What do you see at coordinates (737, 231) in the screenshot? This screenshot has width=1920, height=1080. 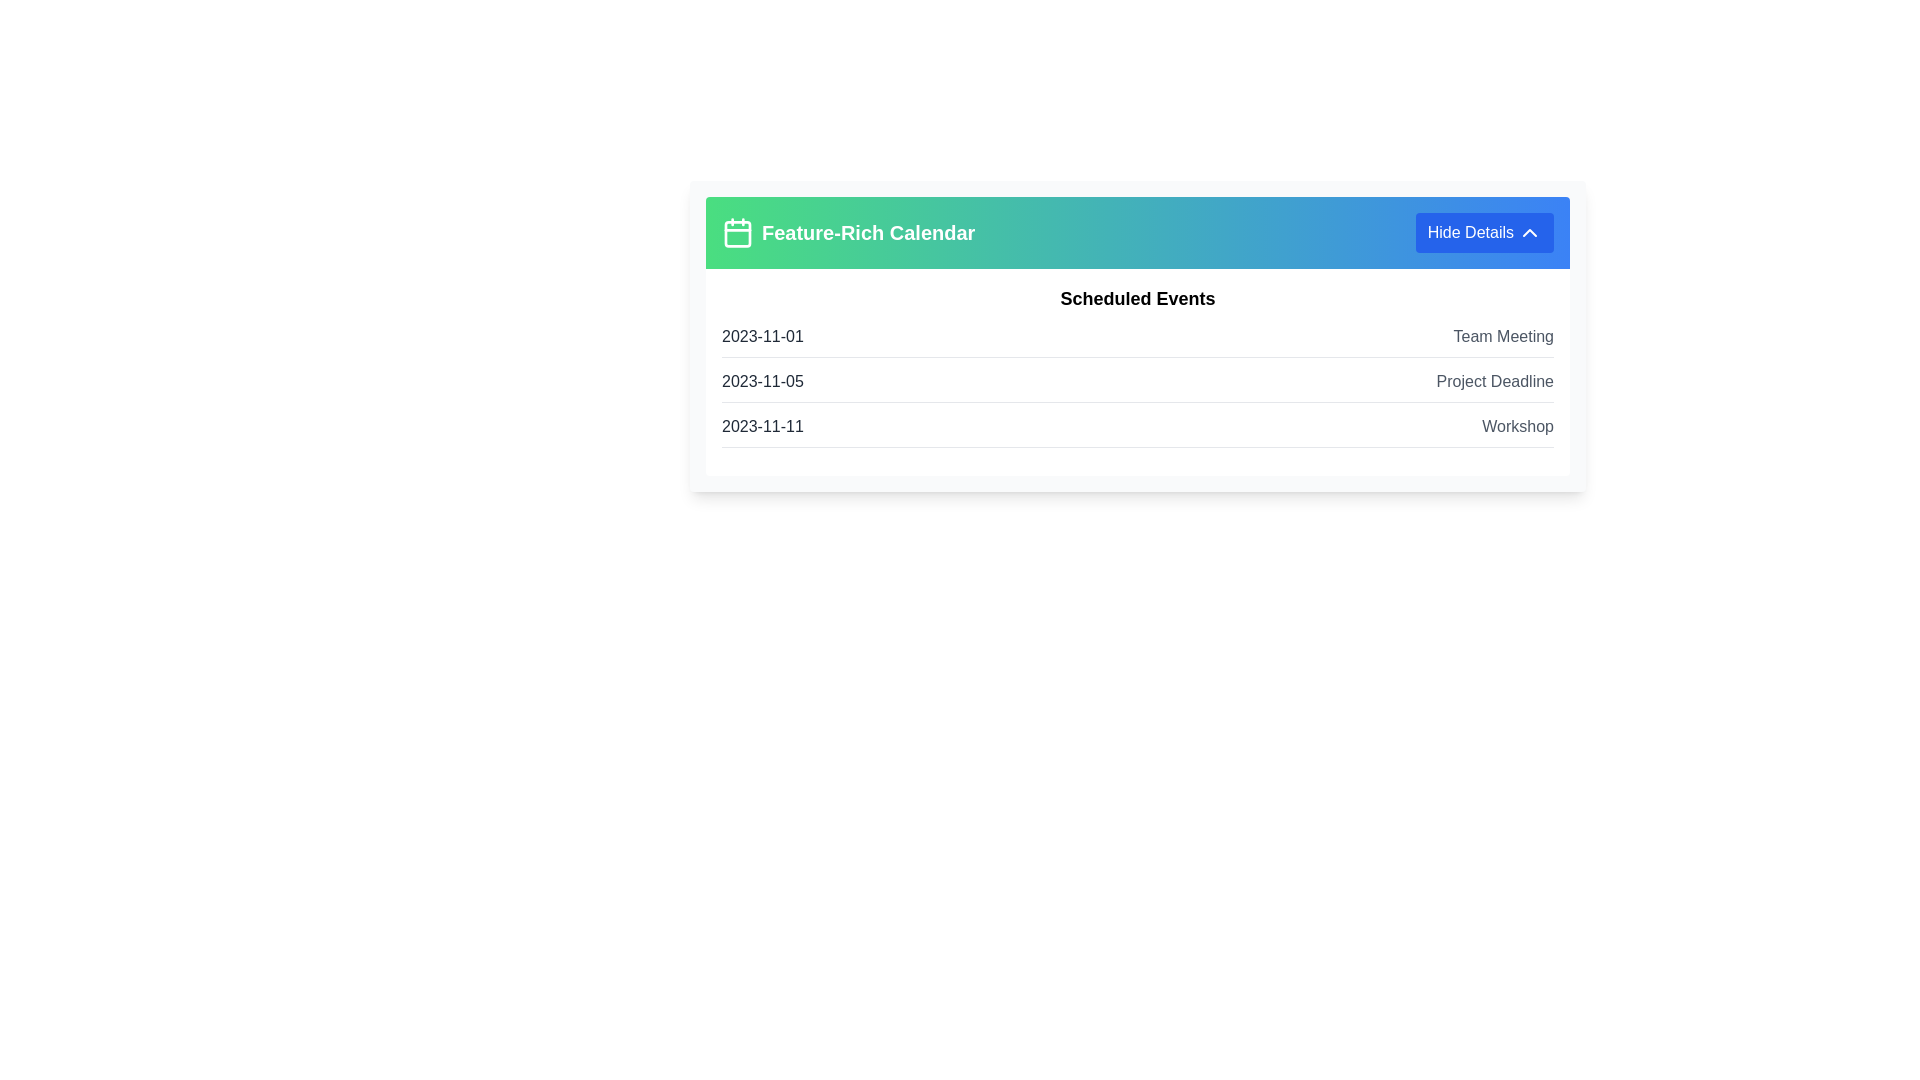 I see `the calendar icon with a wireframe design, outlined in white against a green background, located to the left of the text 'Feature-Rich Calendar'` at bounding box center [737, 231].